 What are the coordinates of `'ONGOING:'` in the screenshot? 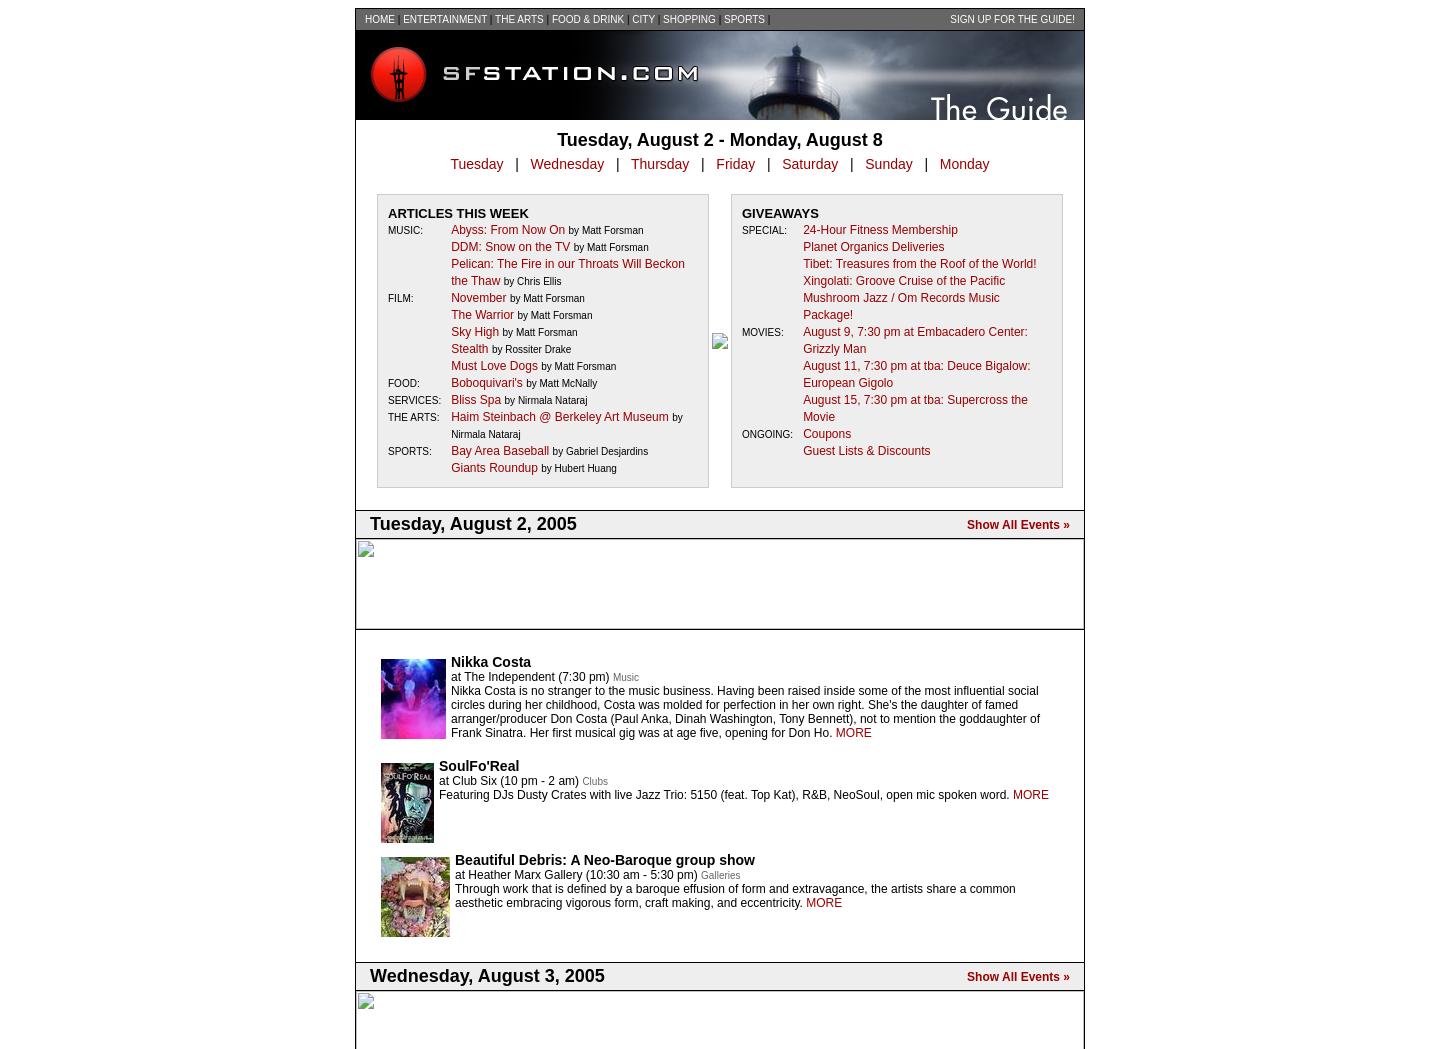 It's located at (766, 433).